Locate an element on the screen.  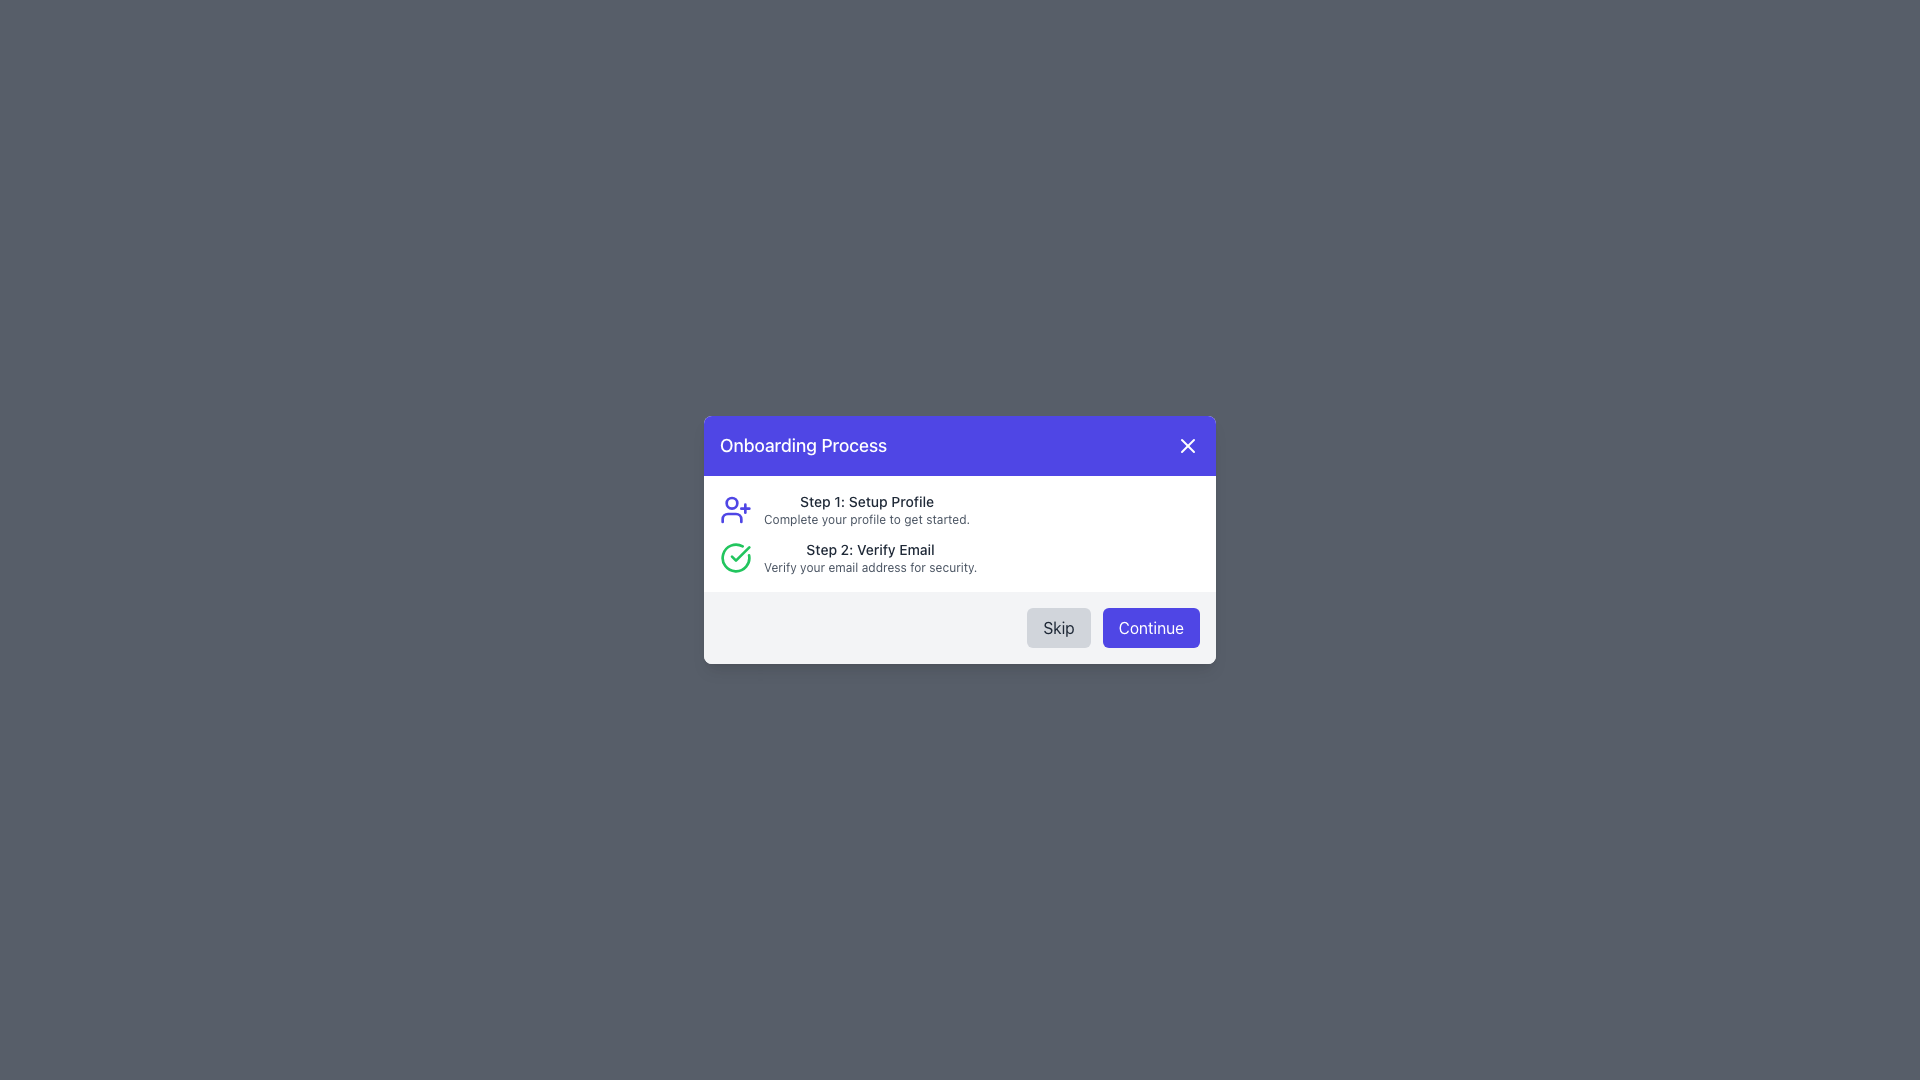
the Informational component for onboarding titled 'Step 2: Verify Email', which features a green circular check icon and bold black text for the title is located at coordinates (960, 558).